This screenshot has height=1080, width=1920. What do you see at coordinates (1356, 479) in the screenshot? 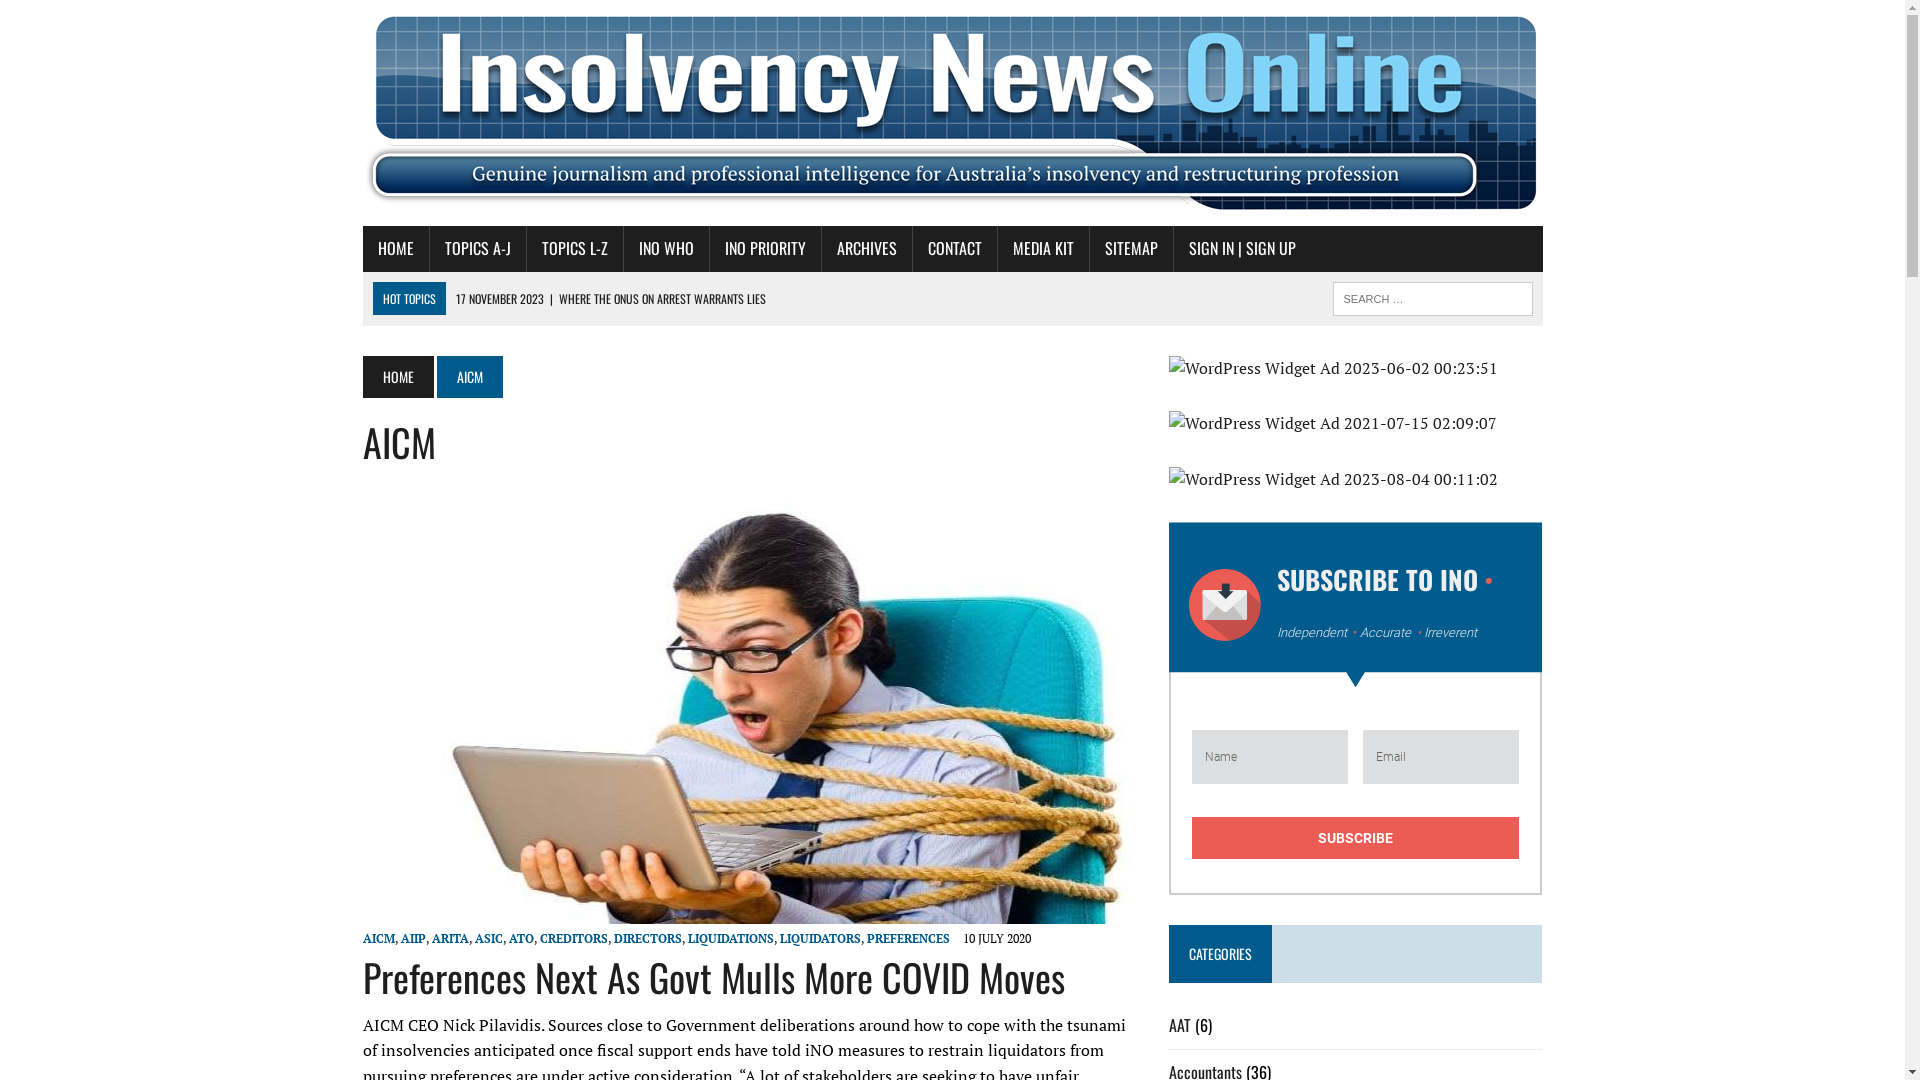
I see `'WordPress Widget Ad 2023-08-04 00:11:02'` at bounding box center [1356, 479].